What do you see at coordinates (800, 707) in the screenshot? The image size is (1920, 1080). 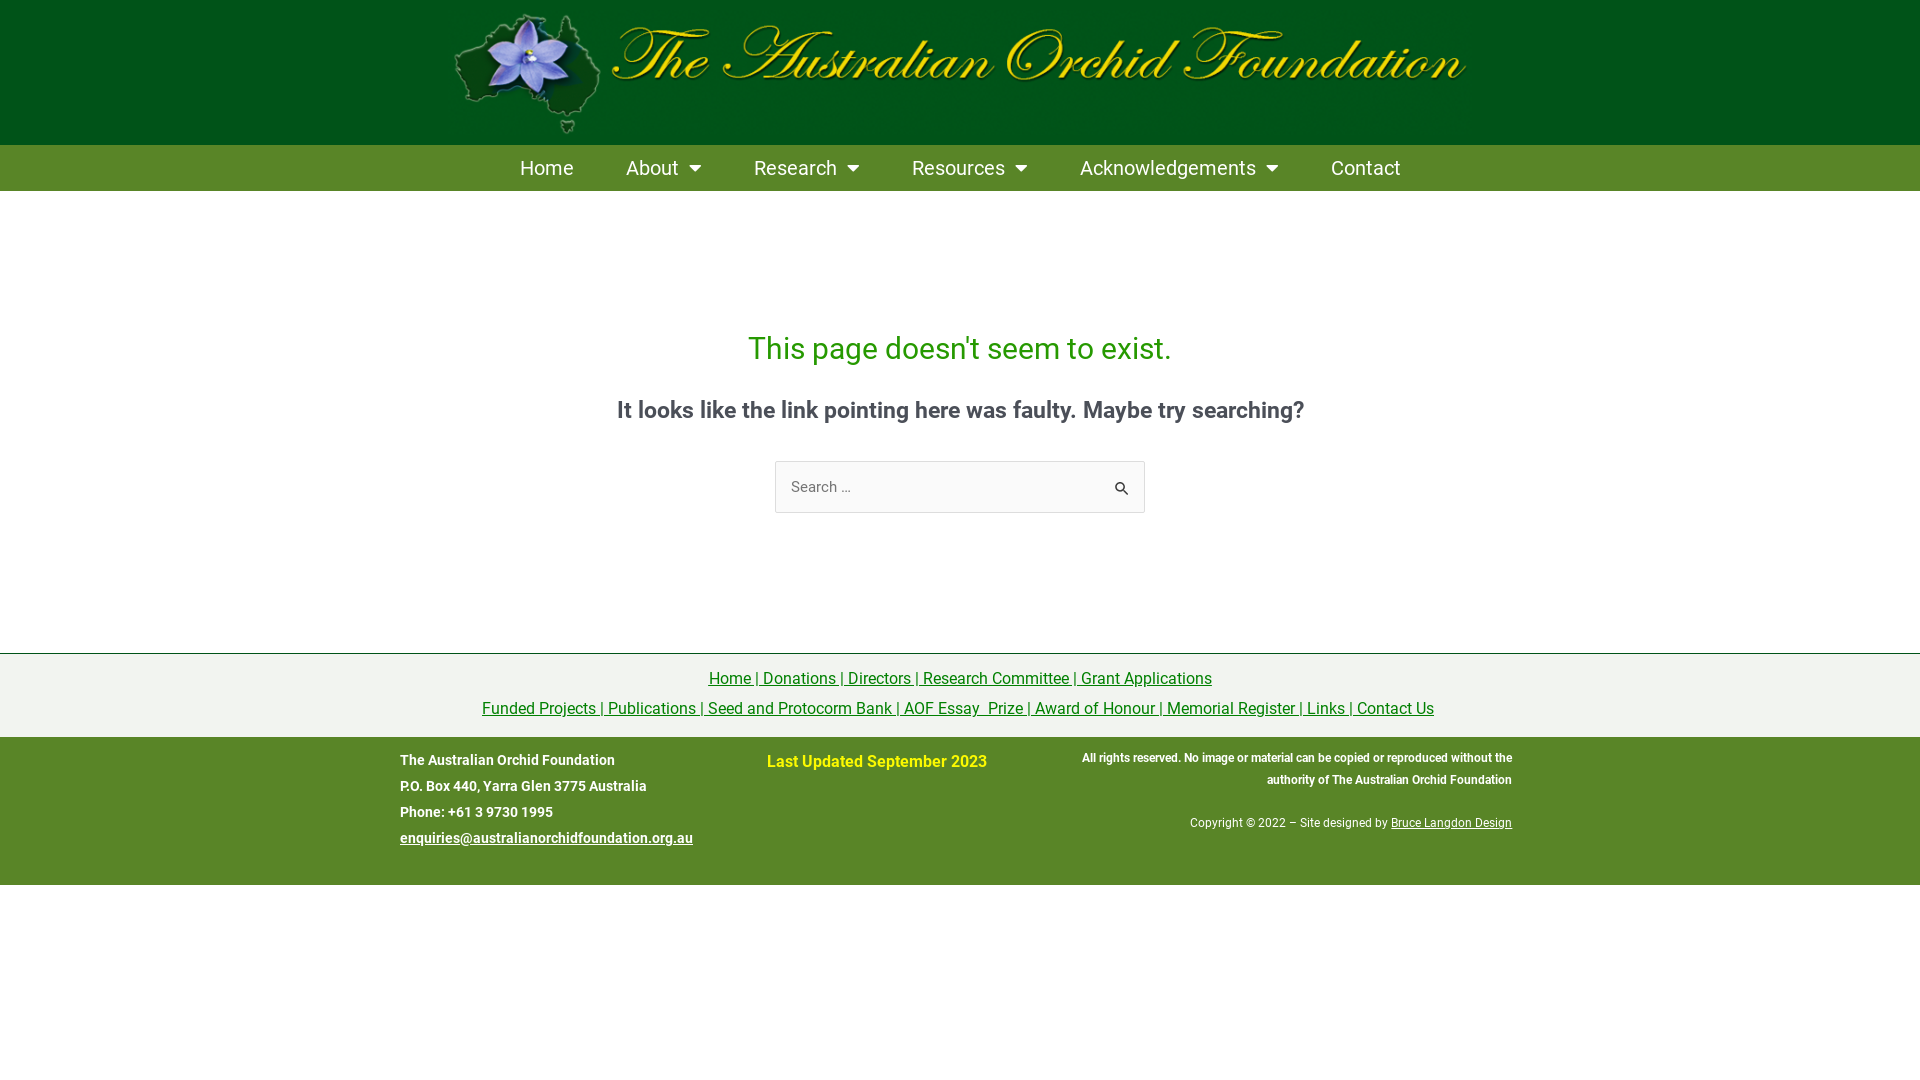 I see `'Seed and Protocorm Bank'` at bounding box center [800, 707].